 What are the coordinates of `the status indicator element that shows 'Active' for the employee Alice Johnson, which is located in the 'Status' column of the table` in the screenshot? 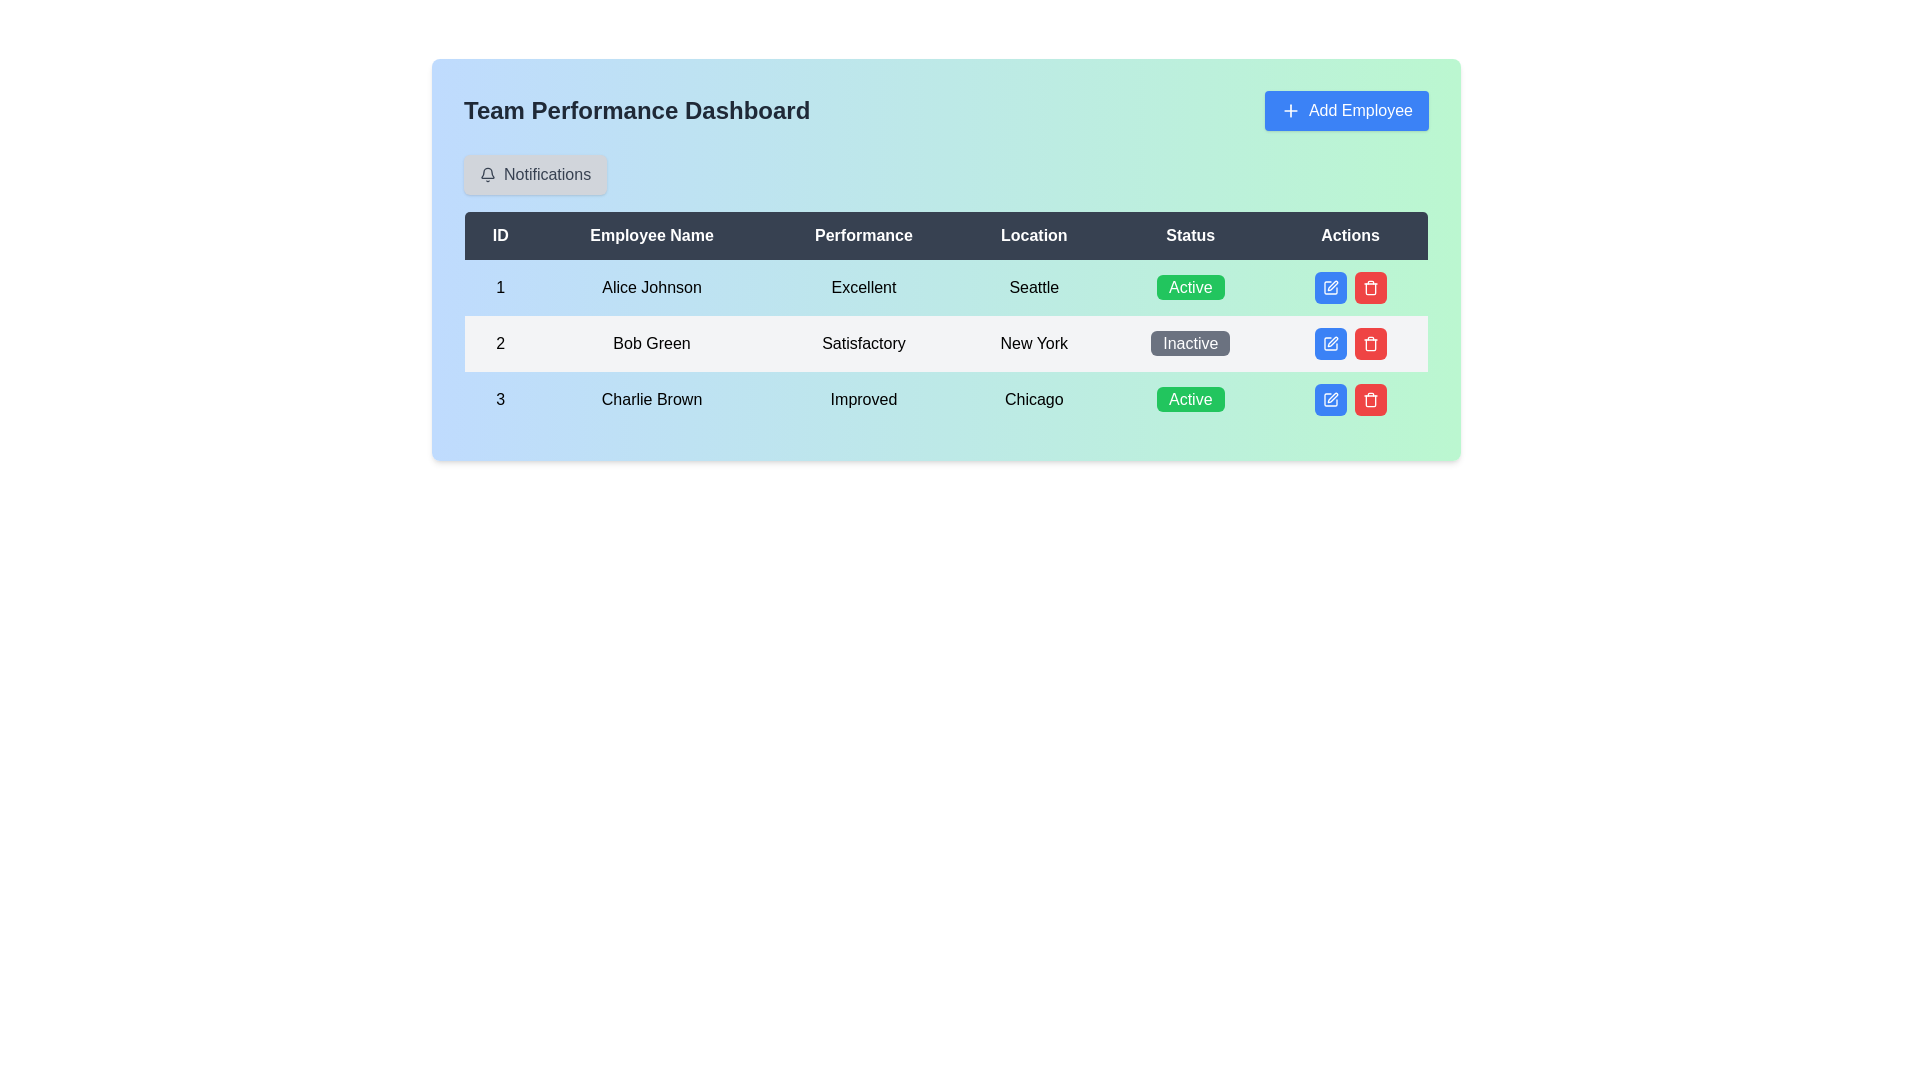 It's located at (1190, 287).